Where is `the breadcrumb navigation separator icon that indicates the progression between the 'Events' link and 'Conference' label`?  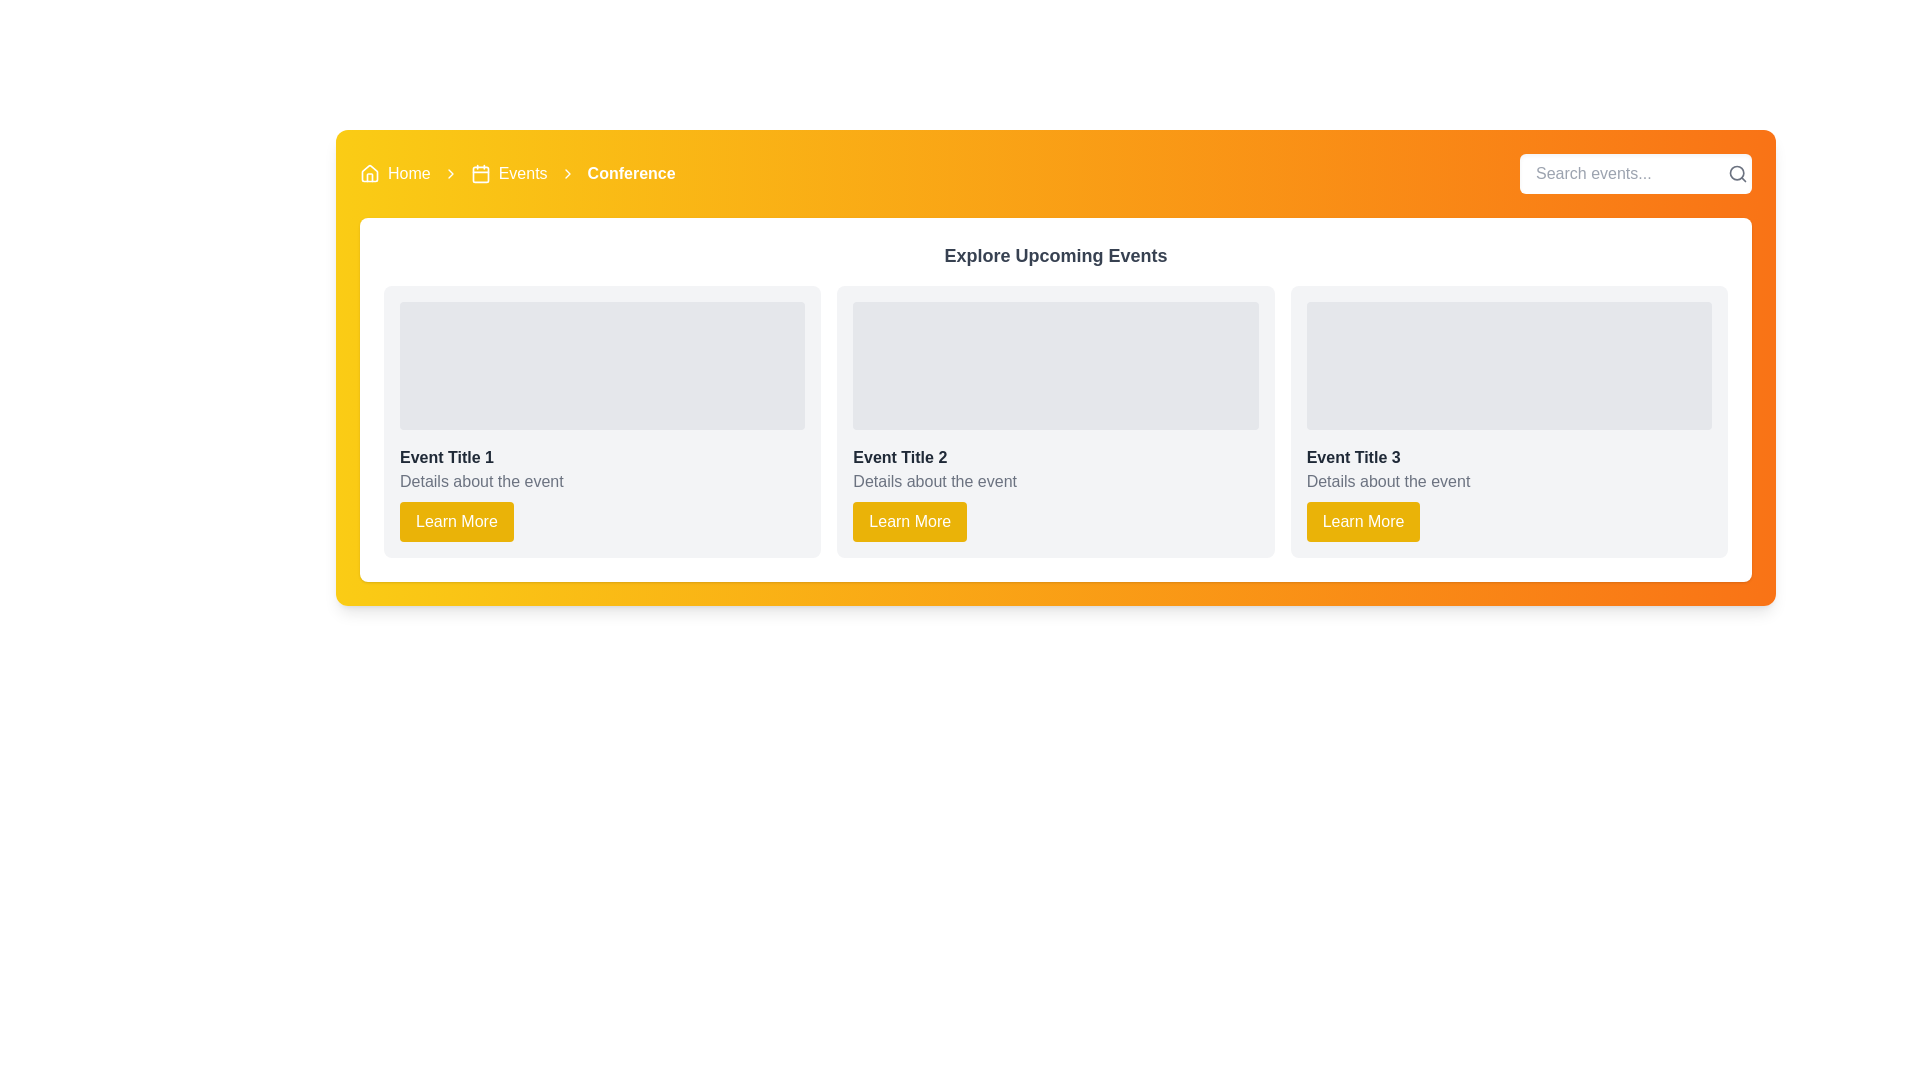
the breadcrumb navigation separator icon that indicates the progression between the 'Events' link and 'Conference' label is located at coordinates (566, 172).